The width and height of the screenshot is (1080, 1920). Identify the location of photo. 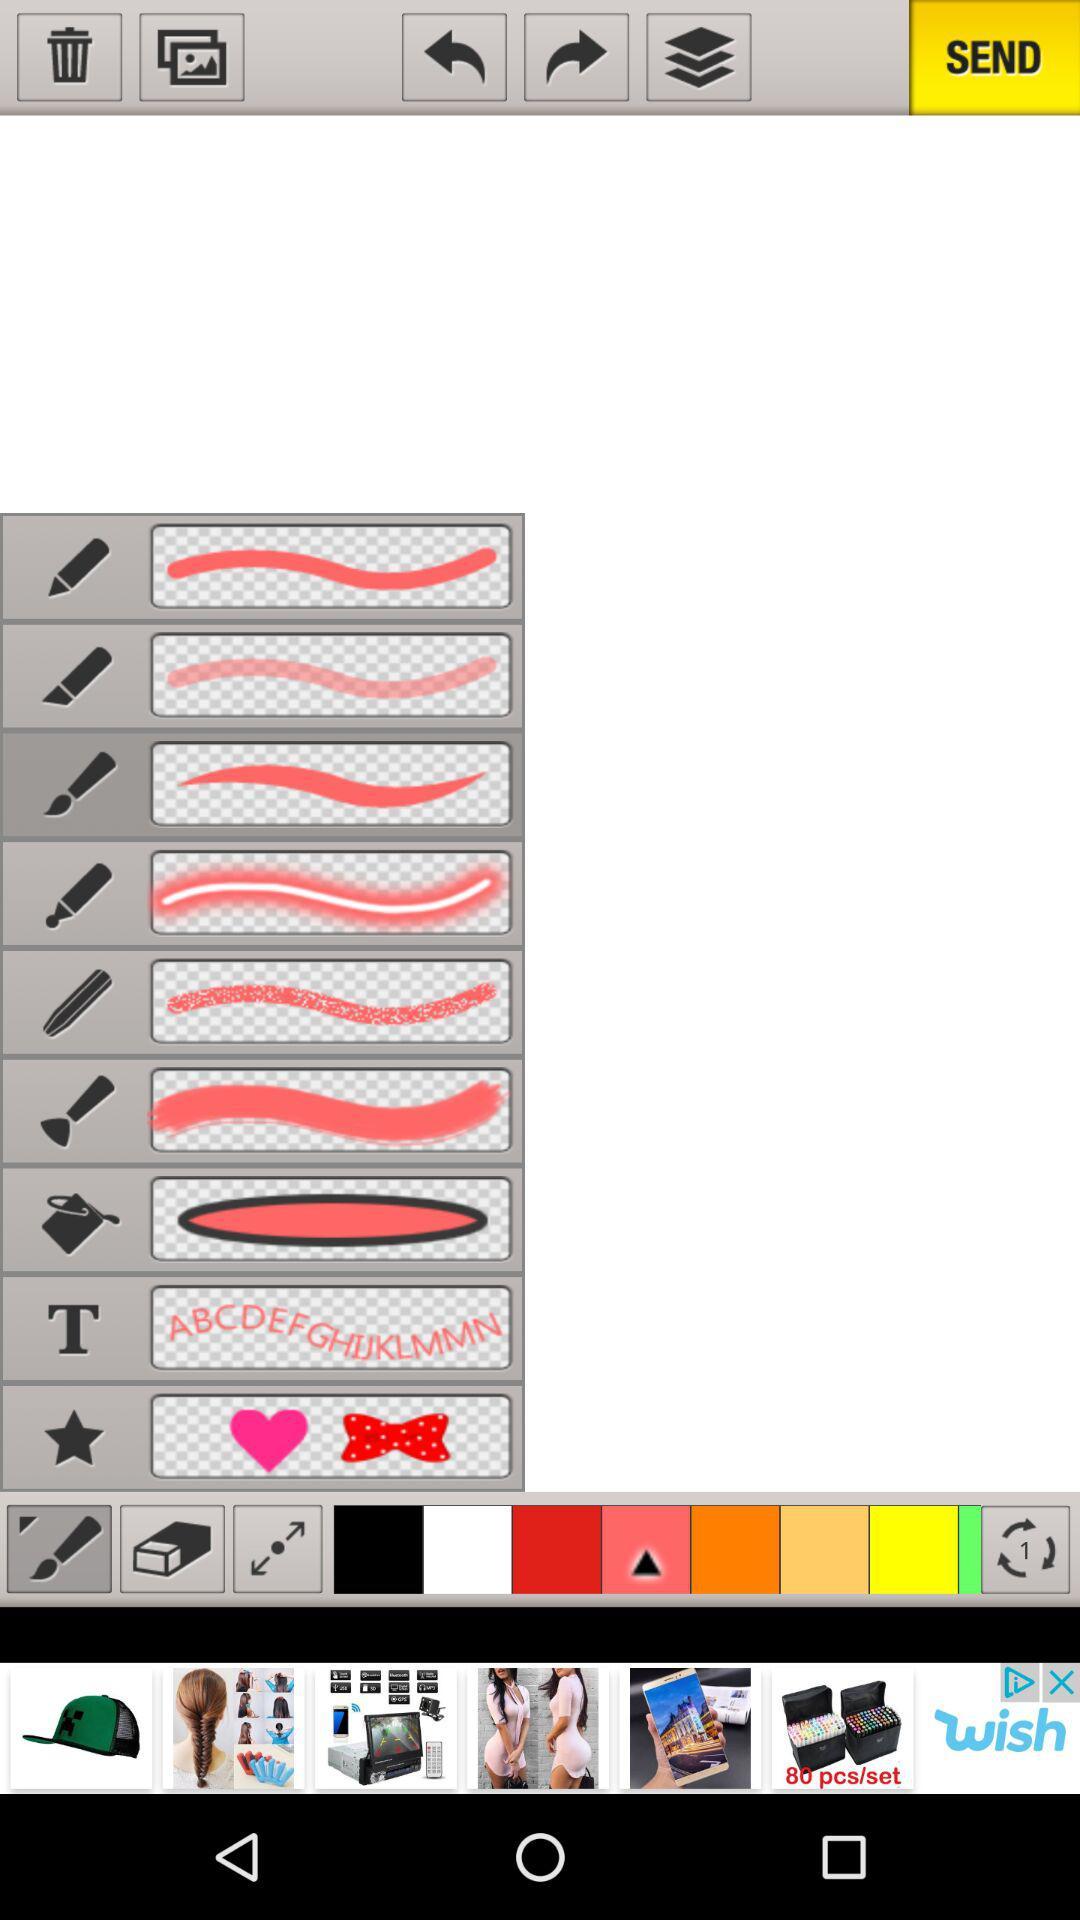
(192, 57).